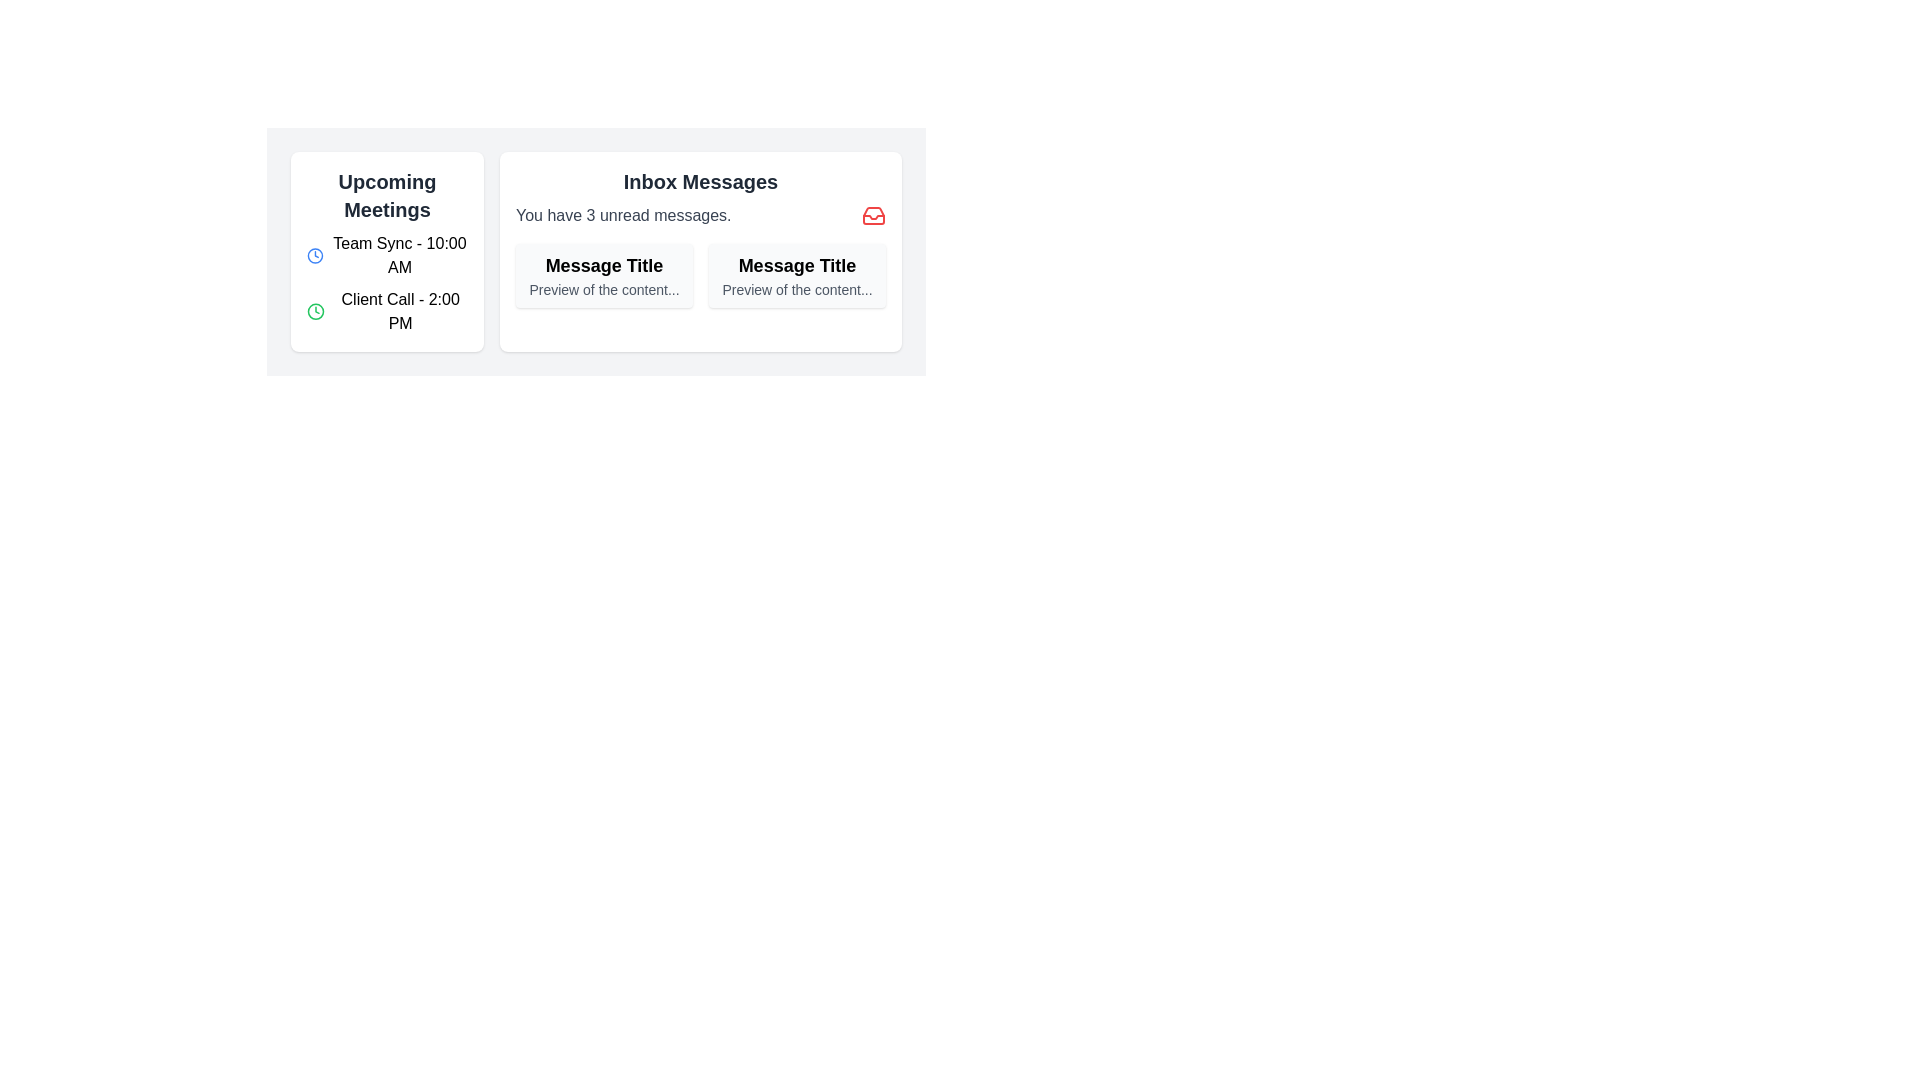 This screenshot has height=1080, width=1920. What do you see at coordinates (873, 216) in the screenshot?
I see `the inbox icon located in the top-right corner of the 'Inbox Messages' section, beside the unread message notification text` at bounding box center [873, 216].